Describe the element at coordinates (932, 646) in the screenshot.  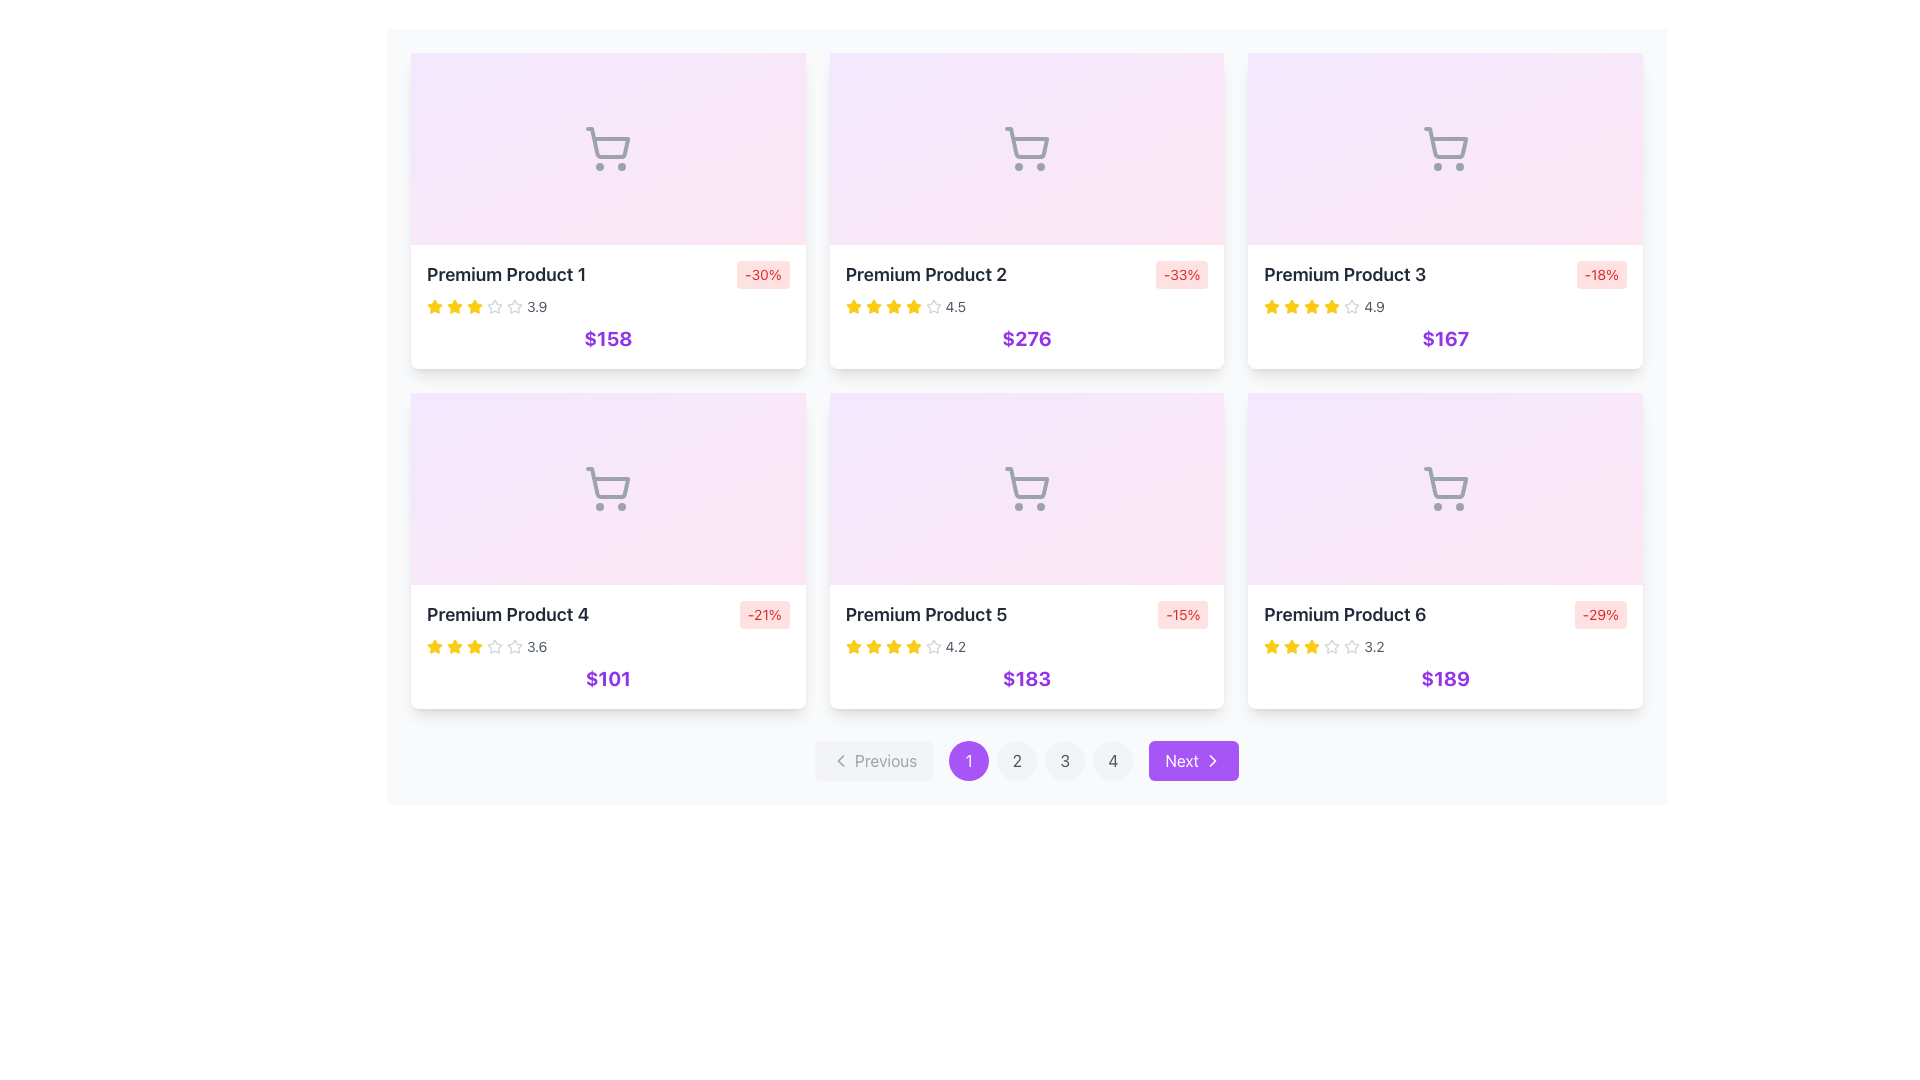
I see `the third star-shaped icon in the rating group located below 'Premium Product 5' and above the price '$183'` at that location.